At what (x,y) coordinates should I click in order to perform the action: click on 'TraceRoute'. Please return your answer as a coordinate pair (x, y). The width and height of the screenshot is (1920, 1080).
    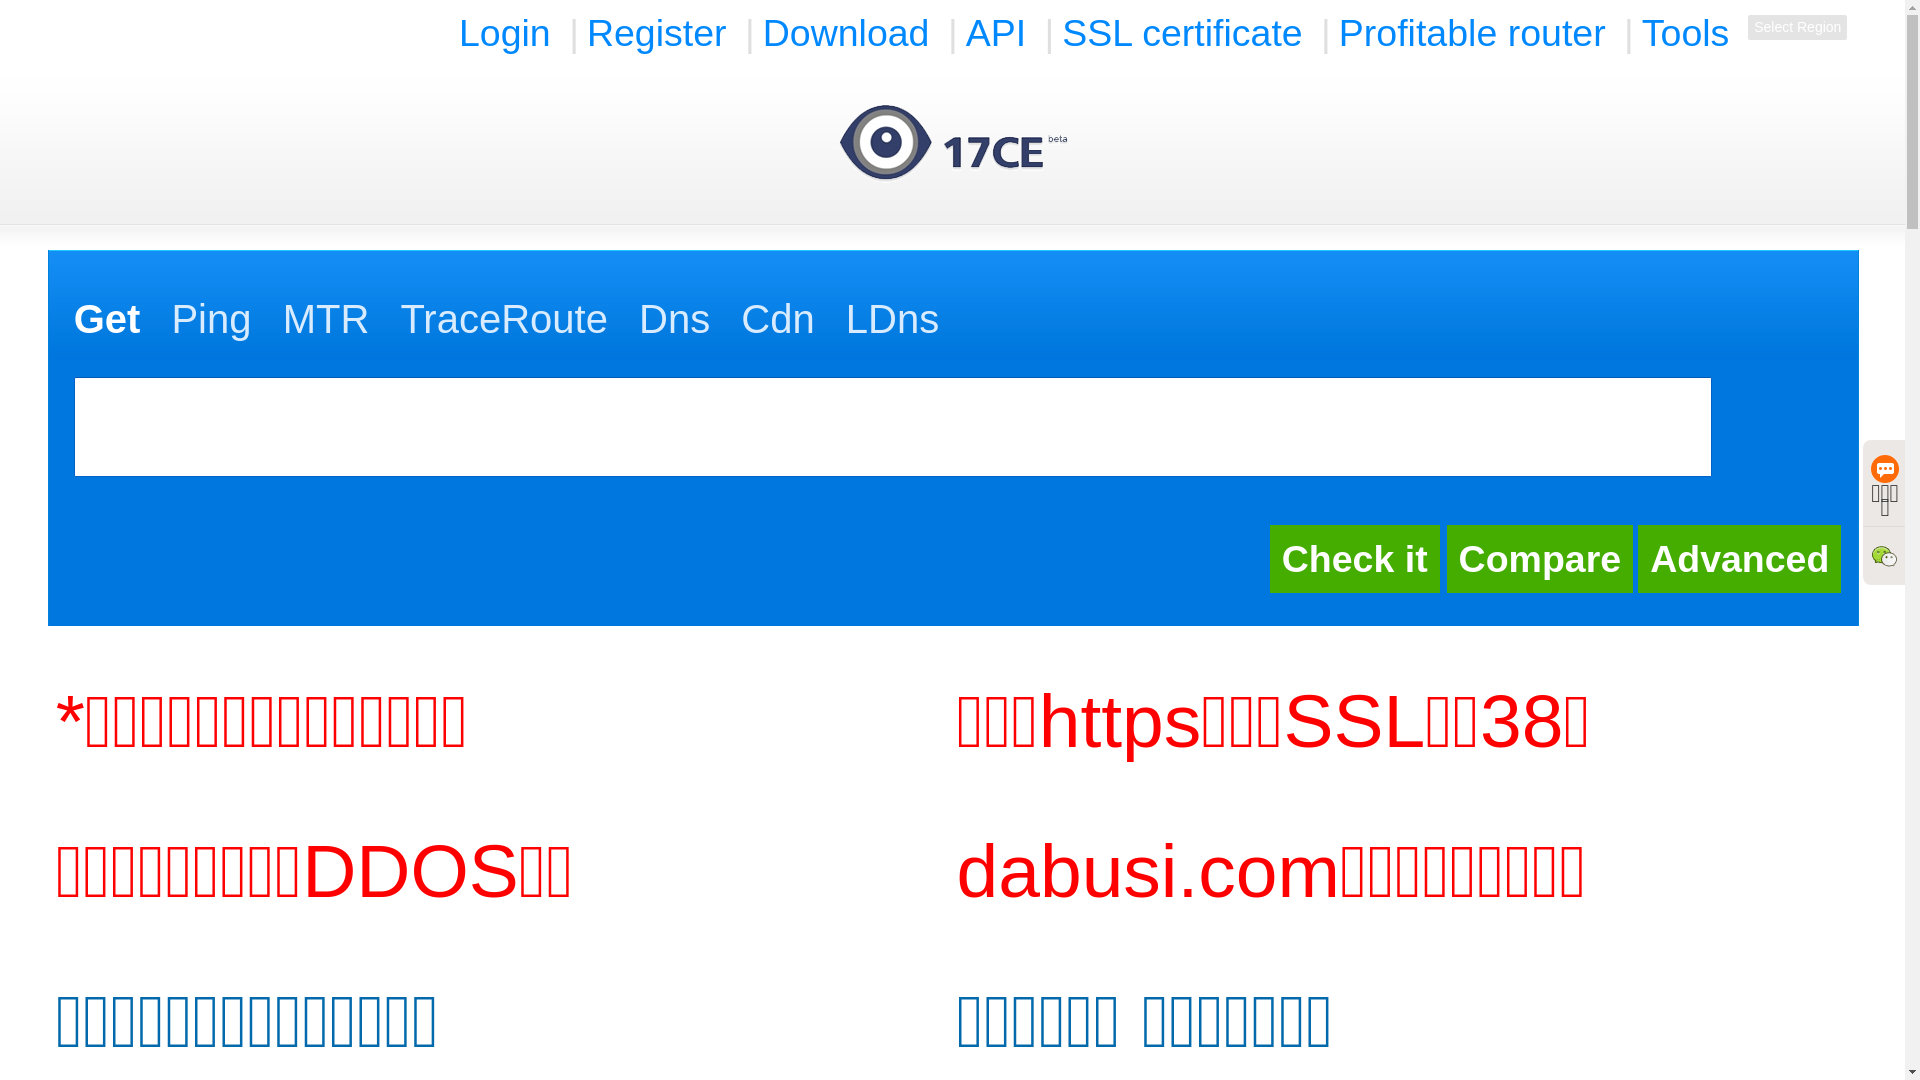
    Looking at the image, I should click on (504, 318).